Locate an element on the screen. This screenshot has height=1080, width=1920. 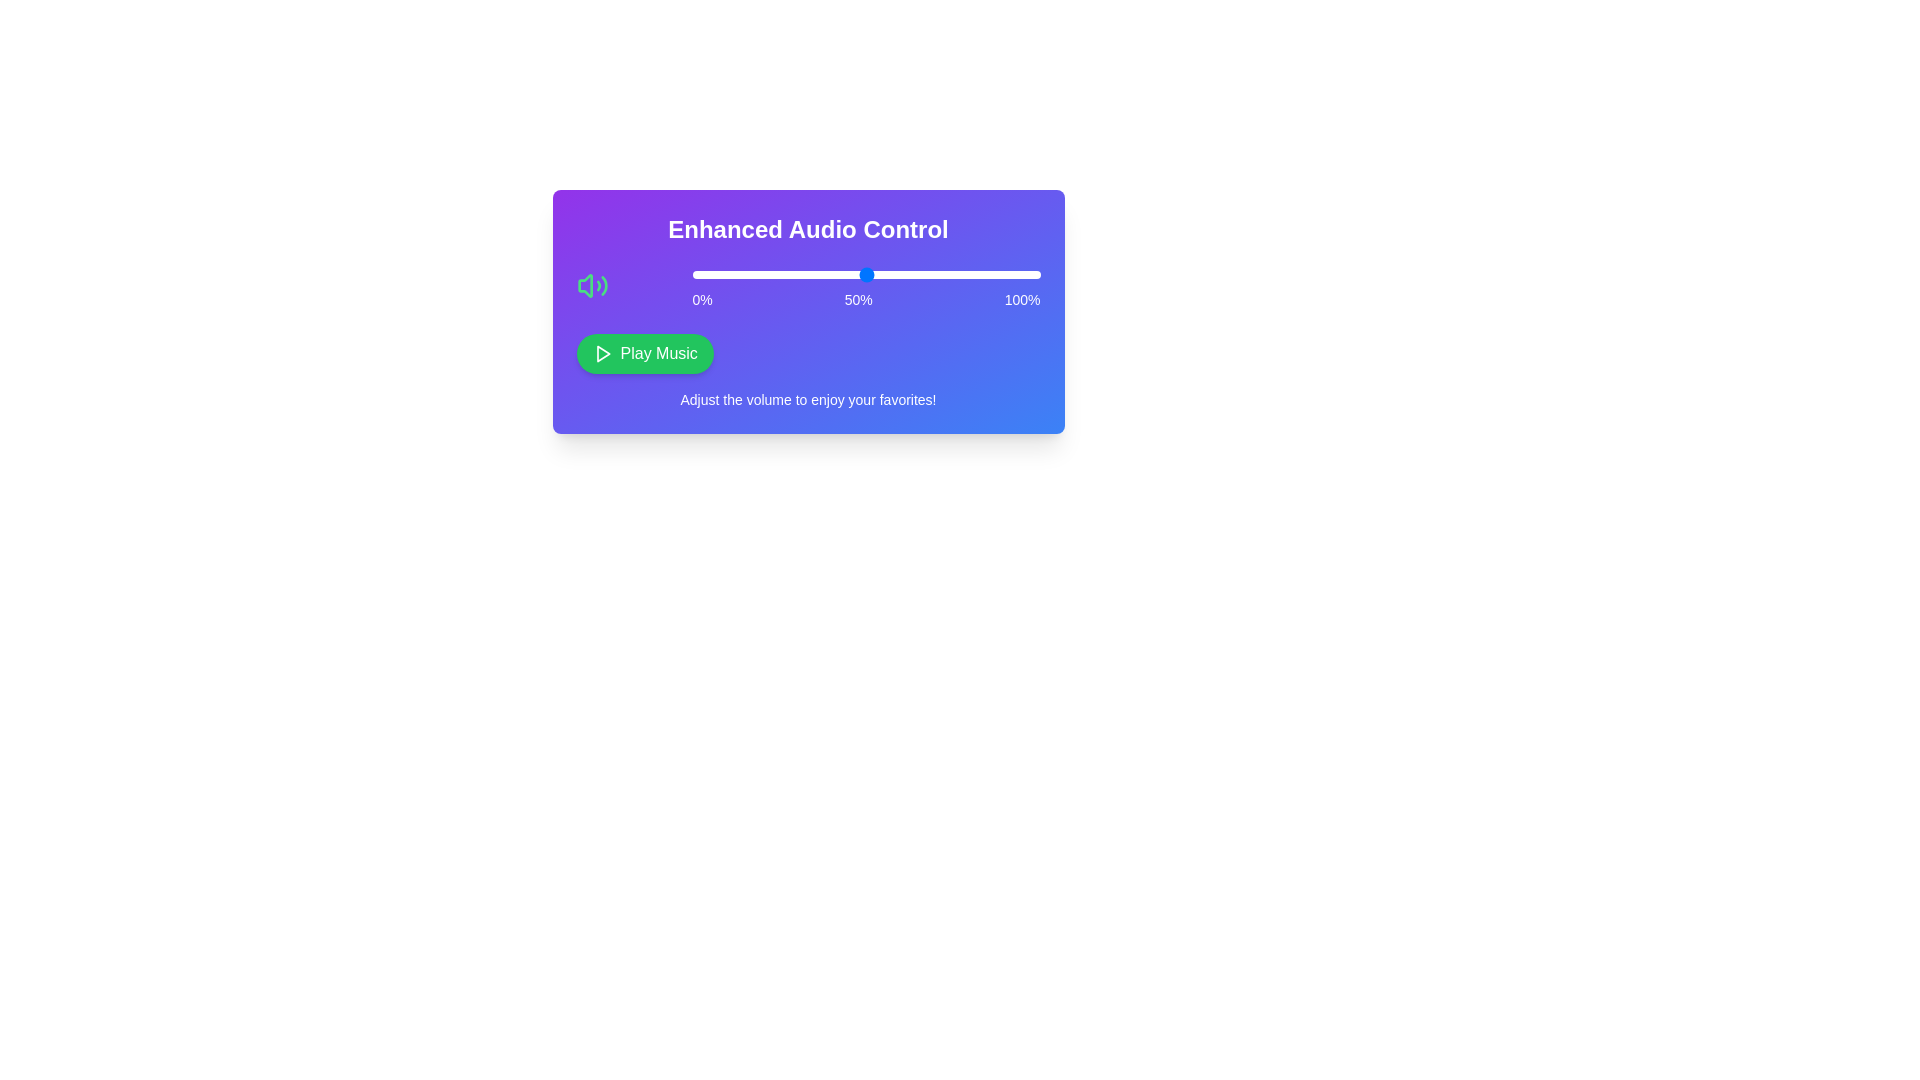
the slider to set the volume to 58% is located at coordinates (893, 274).